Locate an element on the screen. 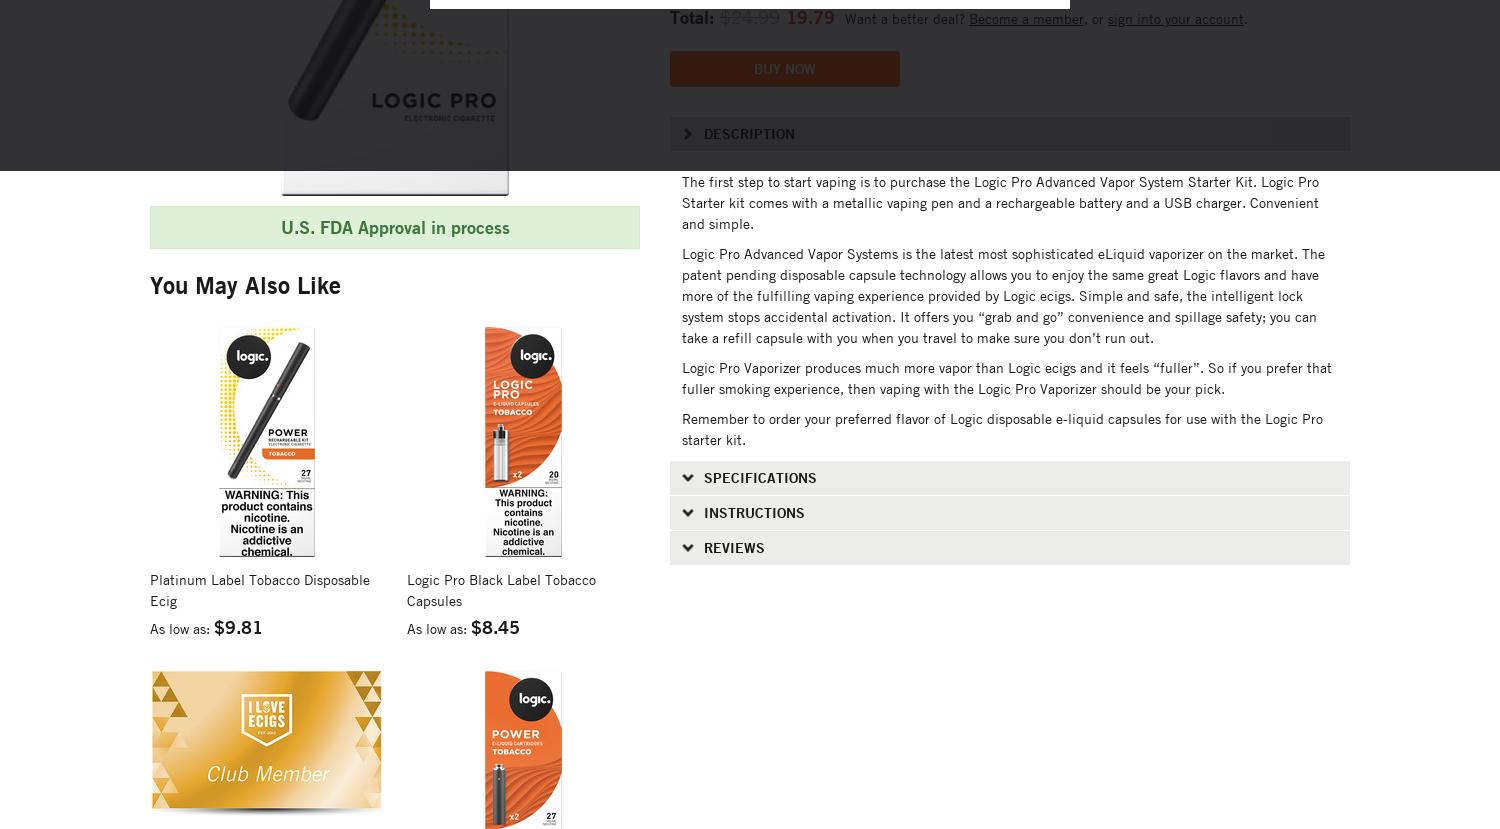 The height and width of the screenshot is (829, 1500). 'Logic Pro Vaporizer produces much more vapor than Logic ecigs and it feels “fuller”. So if you prefer that fuller smoking experience, then vaping with the Logic Pro Vaporizer should be your pick.' is located at coordinates (1006, 377).